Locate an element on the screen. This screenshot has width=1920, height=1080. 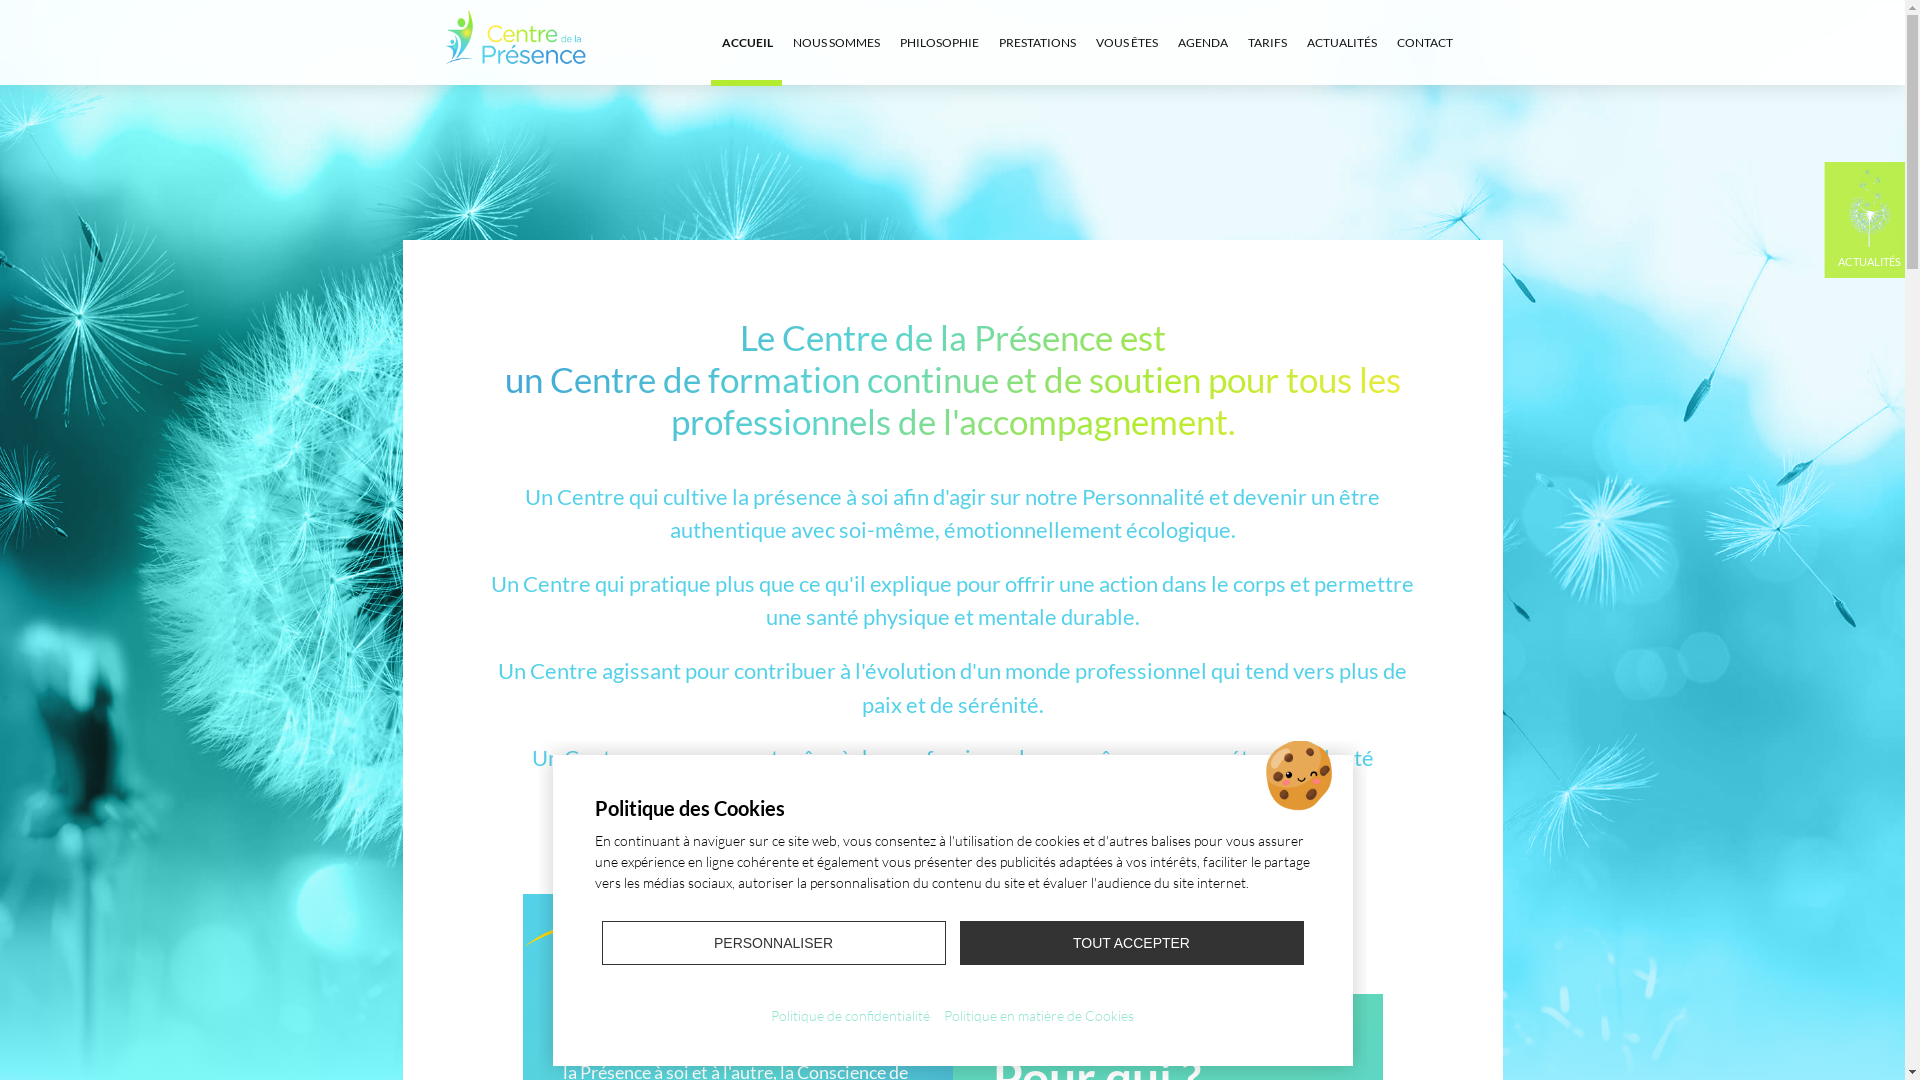
'PHILOSOPHIE' is located at coordinates (938, 42).